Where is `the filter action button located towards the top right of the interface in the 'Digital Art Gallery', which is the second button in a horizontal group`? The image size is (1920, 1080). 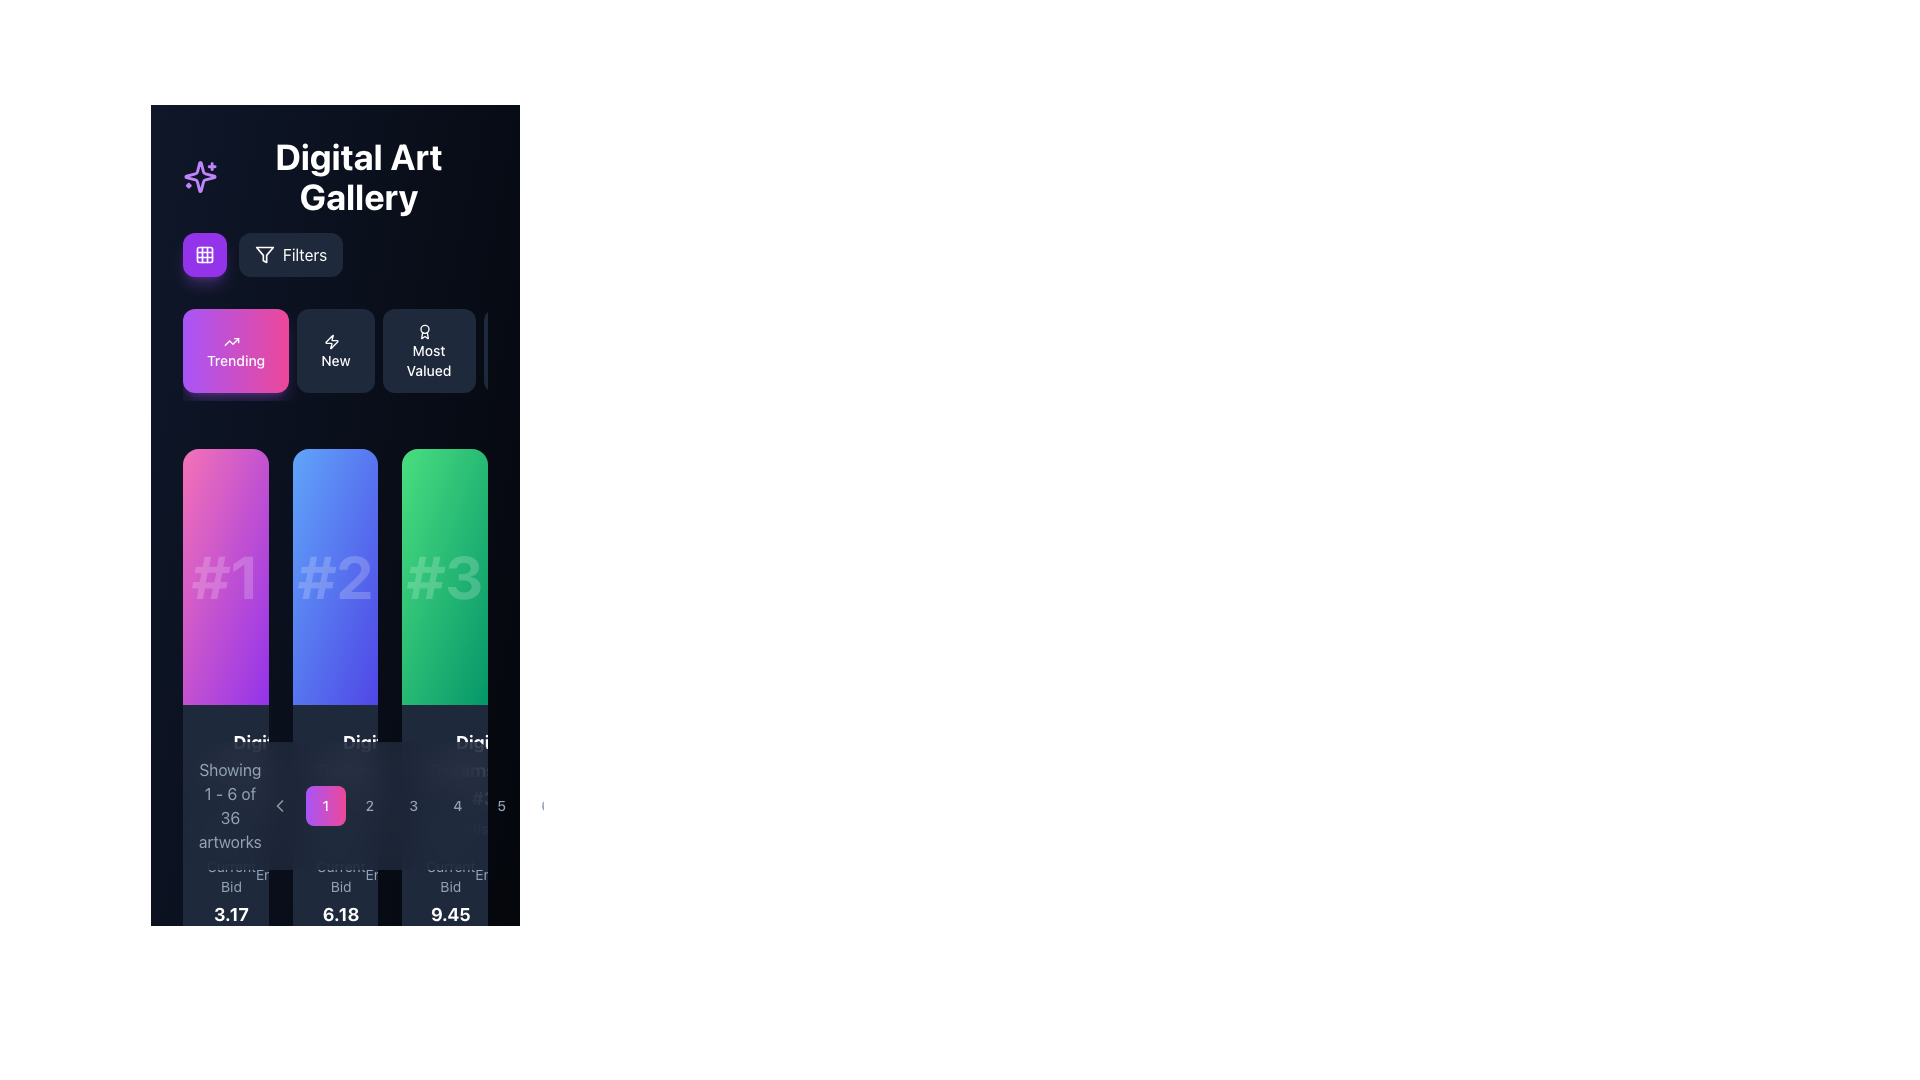
the filter action button located towards the top right of the interface in the 'Digital Art Gallery', which is the second button in a horizontal group is located at coordinates (262, 253).